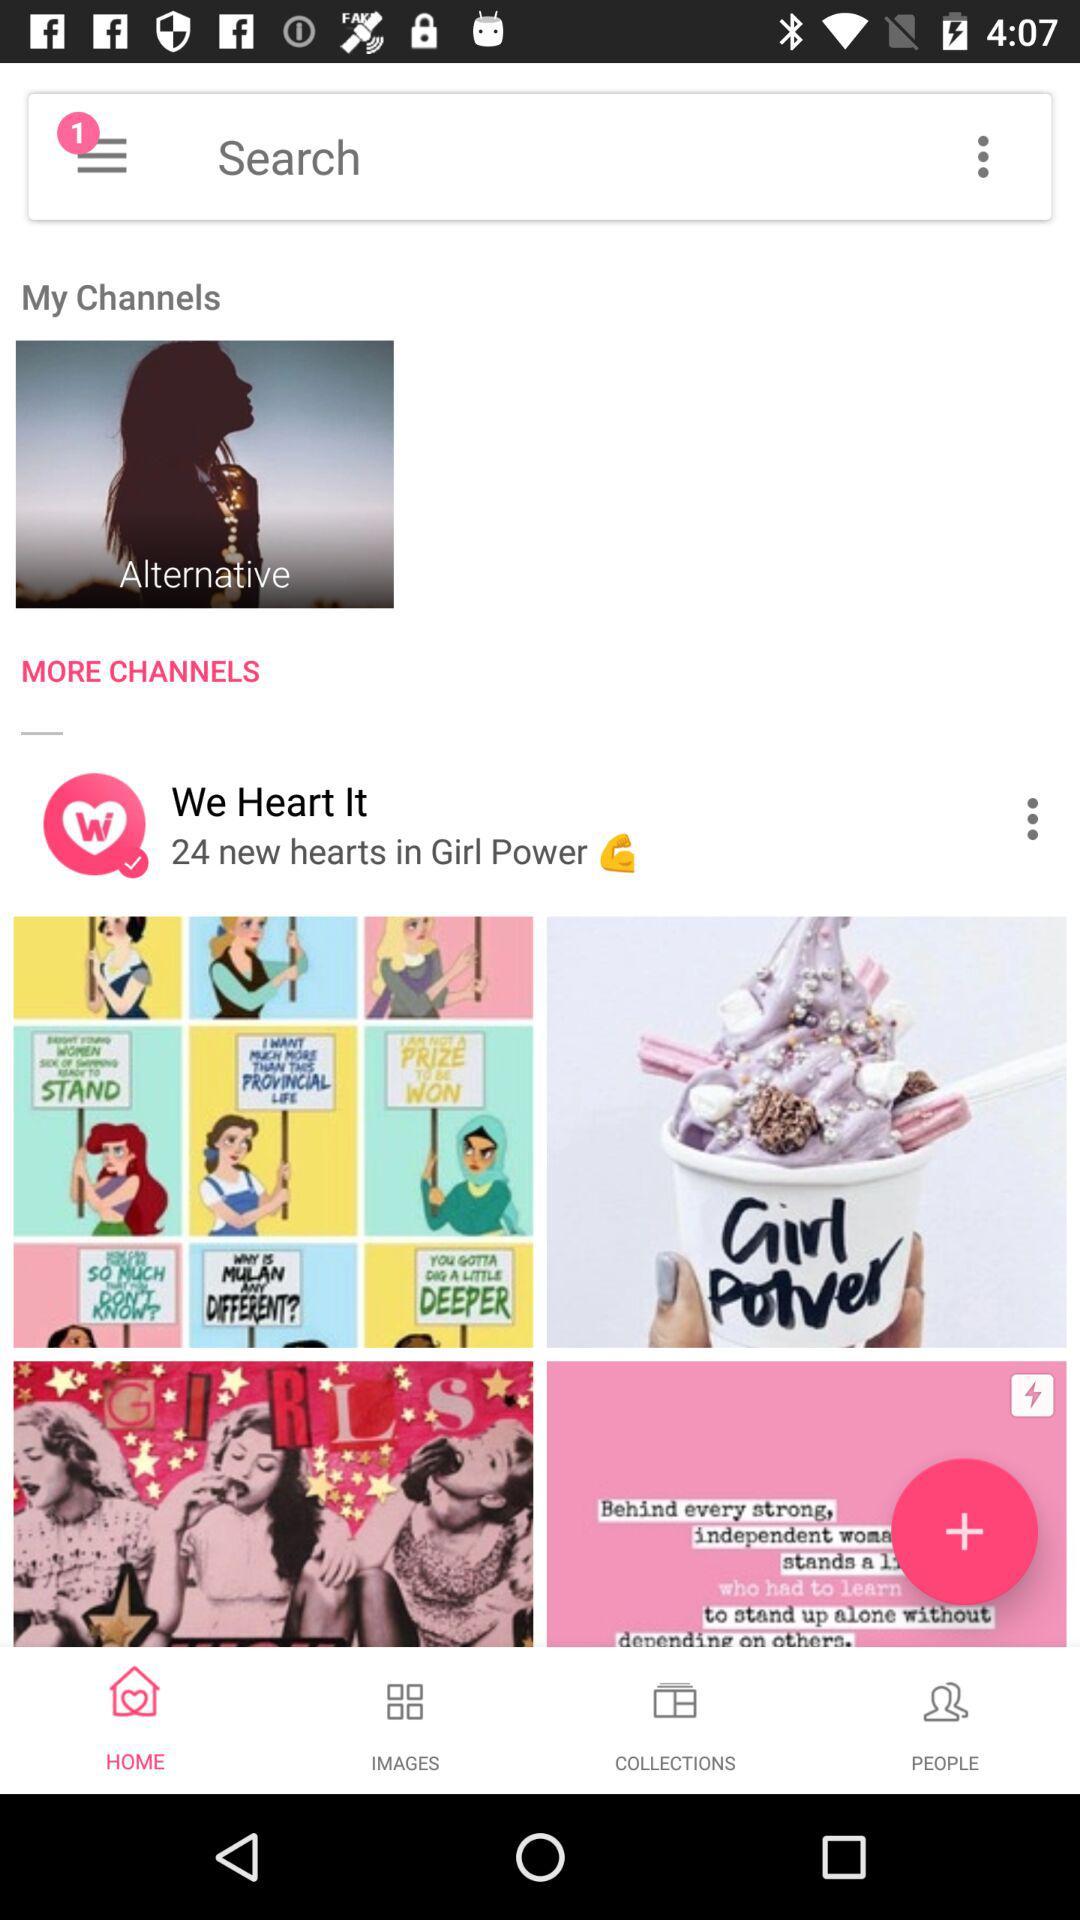 The width and height of the screenshot is (1080, 1920). Describe the element at coordinates (963, 1530) in the screenshot. I see `new collection` at that location.